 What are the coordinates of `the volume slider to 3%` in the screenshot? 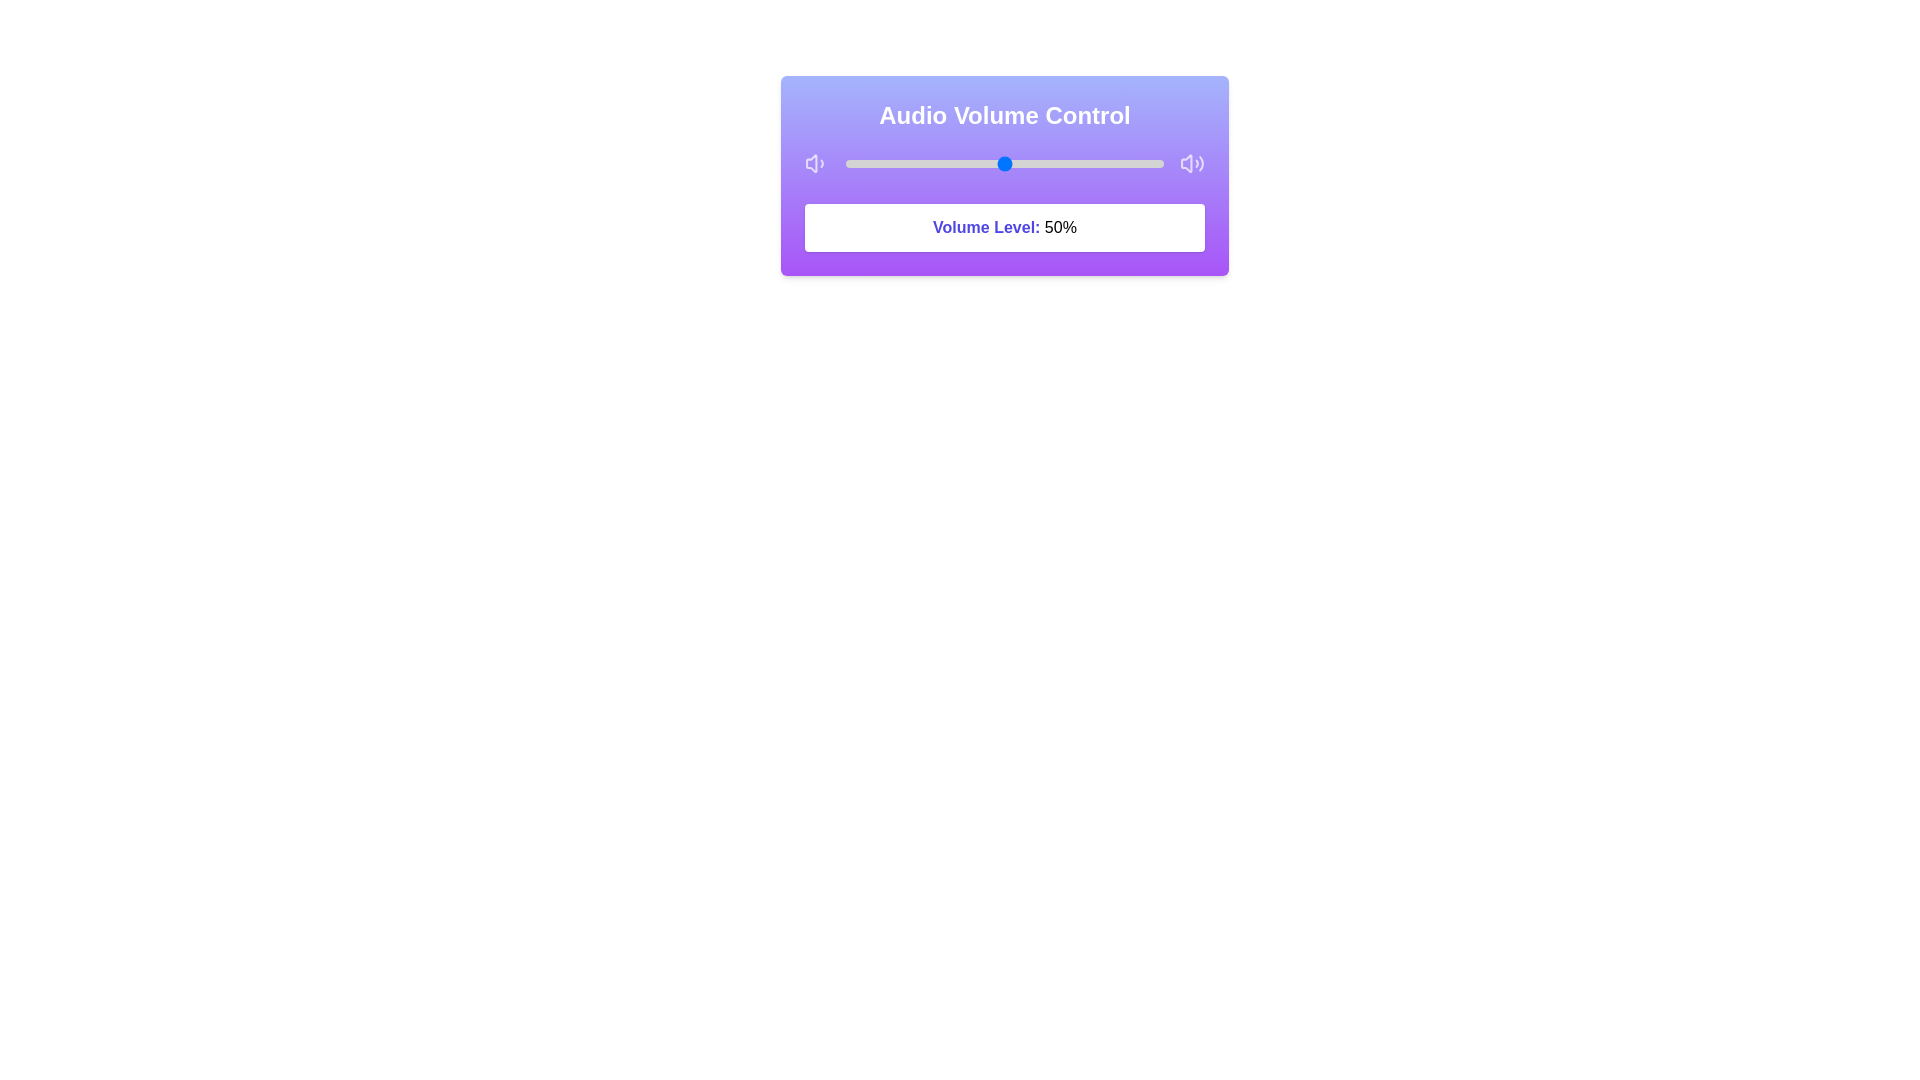 It's located at (855, 163).